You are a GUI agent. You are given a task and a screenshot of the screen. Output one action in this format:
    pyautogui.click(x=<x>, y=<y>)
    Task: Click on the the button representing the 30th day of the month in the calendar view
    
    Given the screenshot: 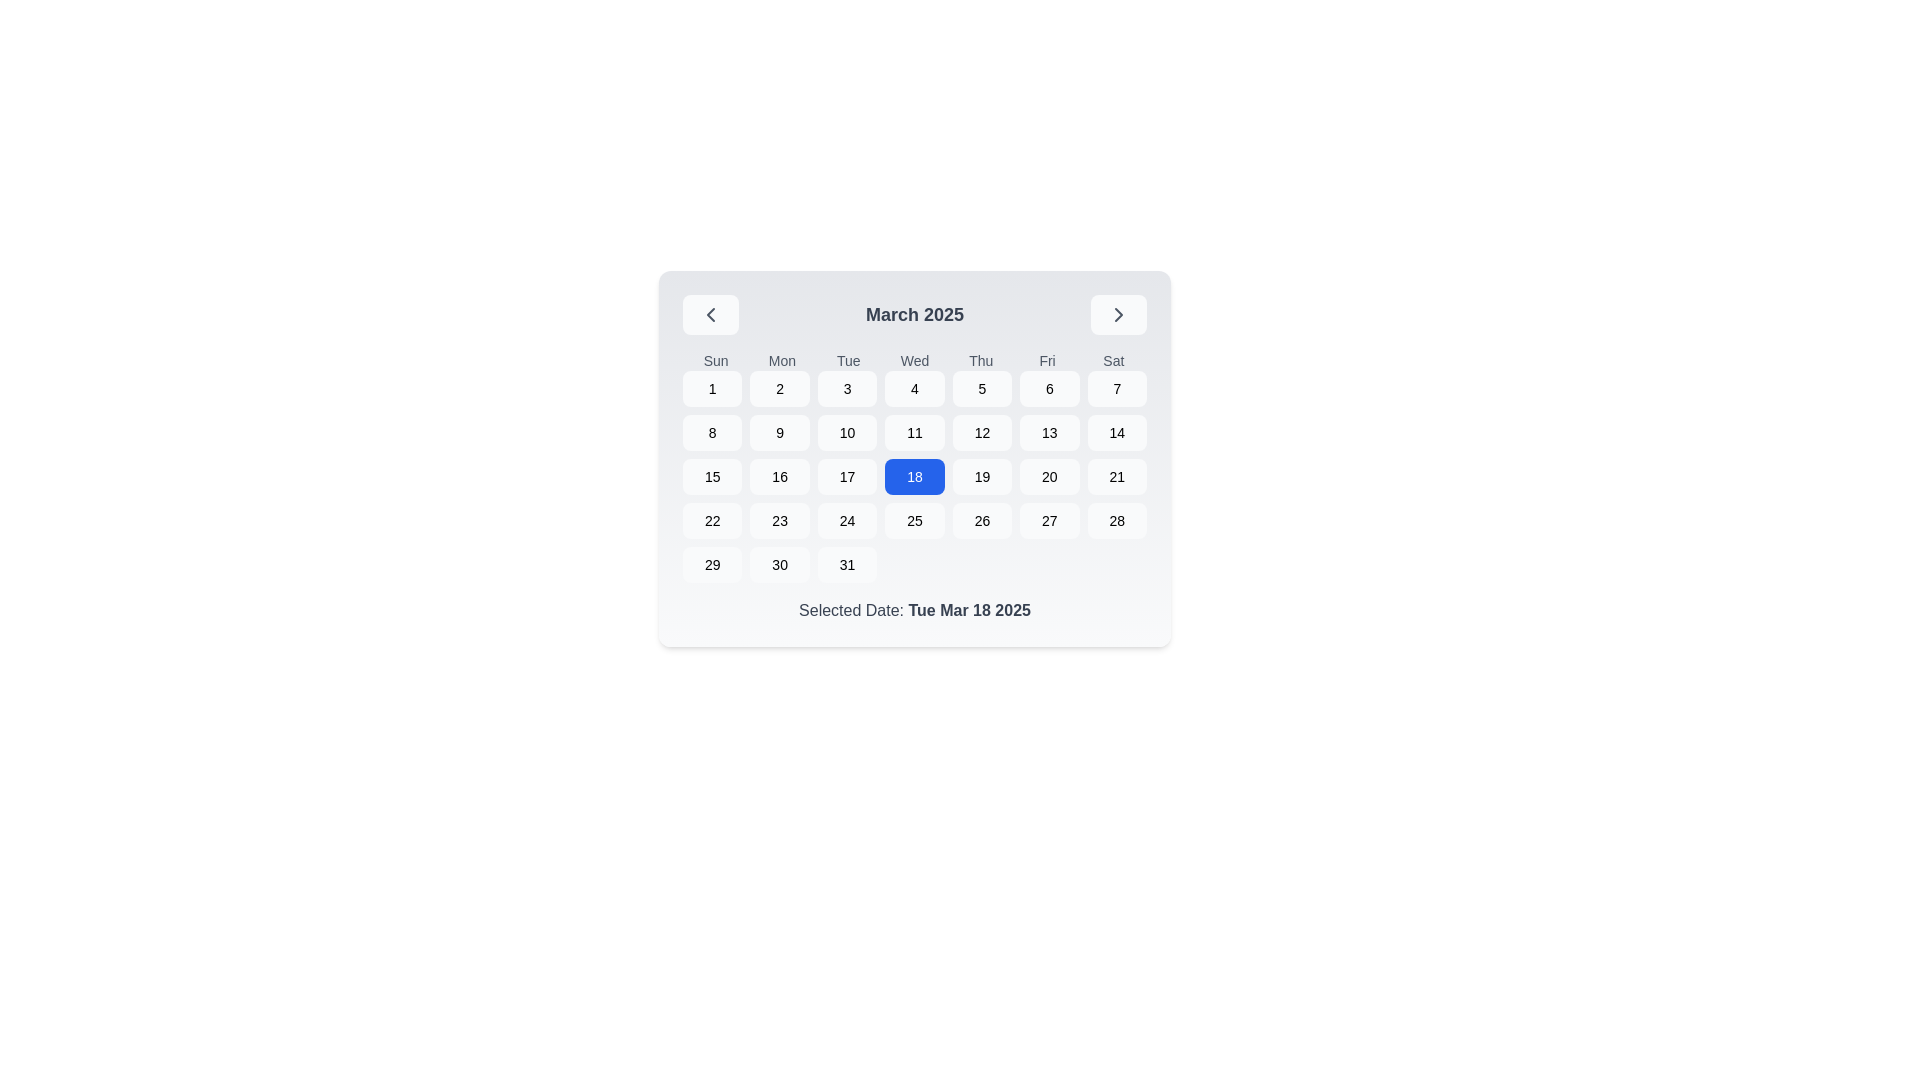 What is the action you would take?
    pyautogui.click(x=779, y=564)
    